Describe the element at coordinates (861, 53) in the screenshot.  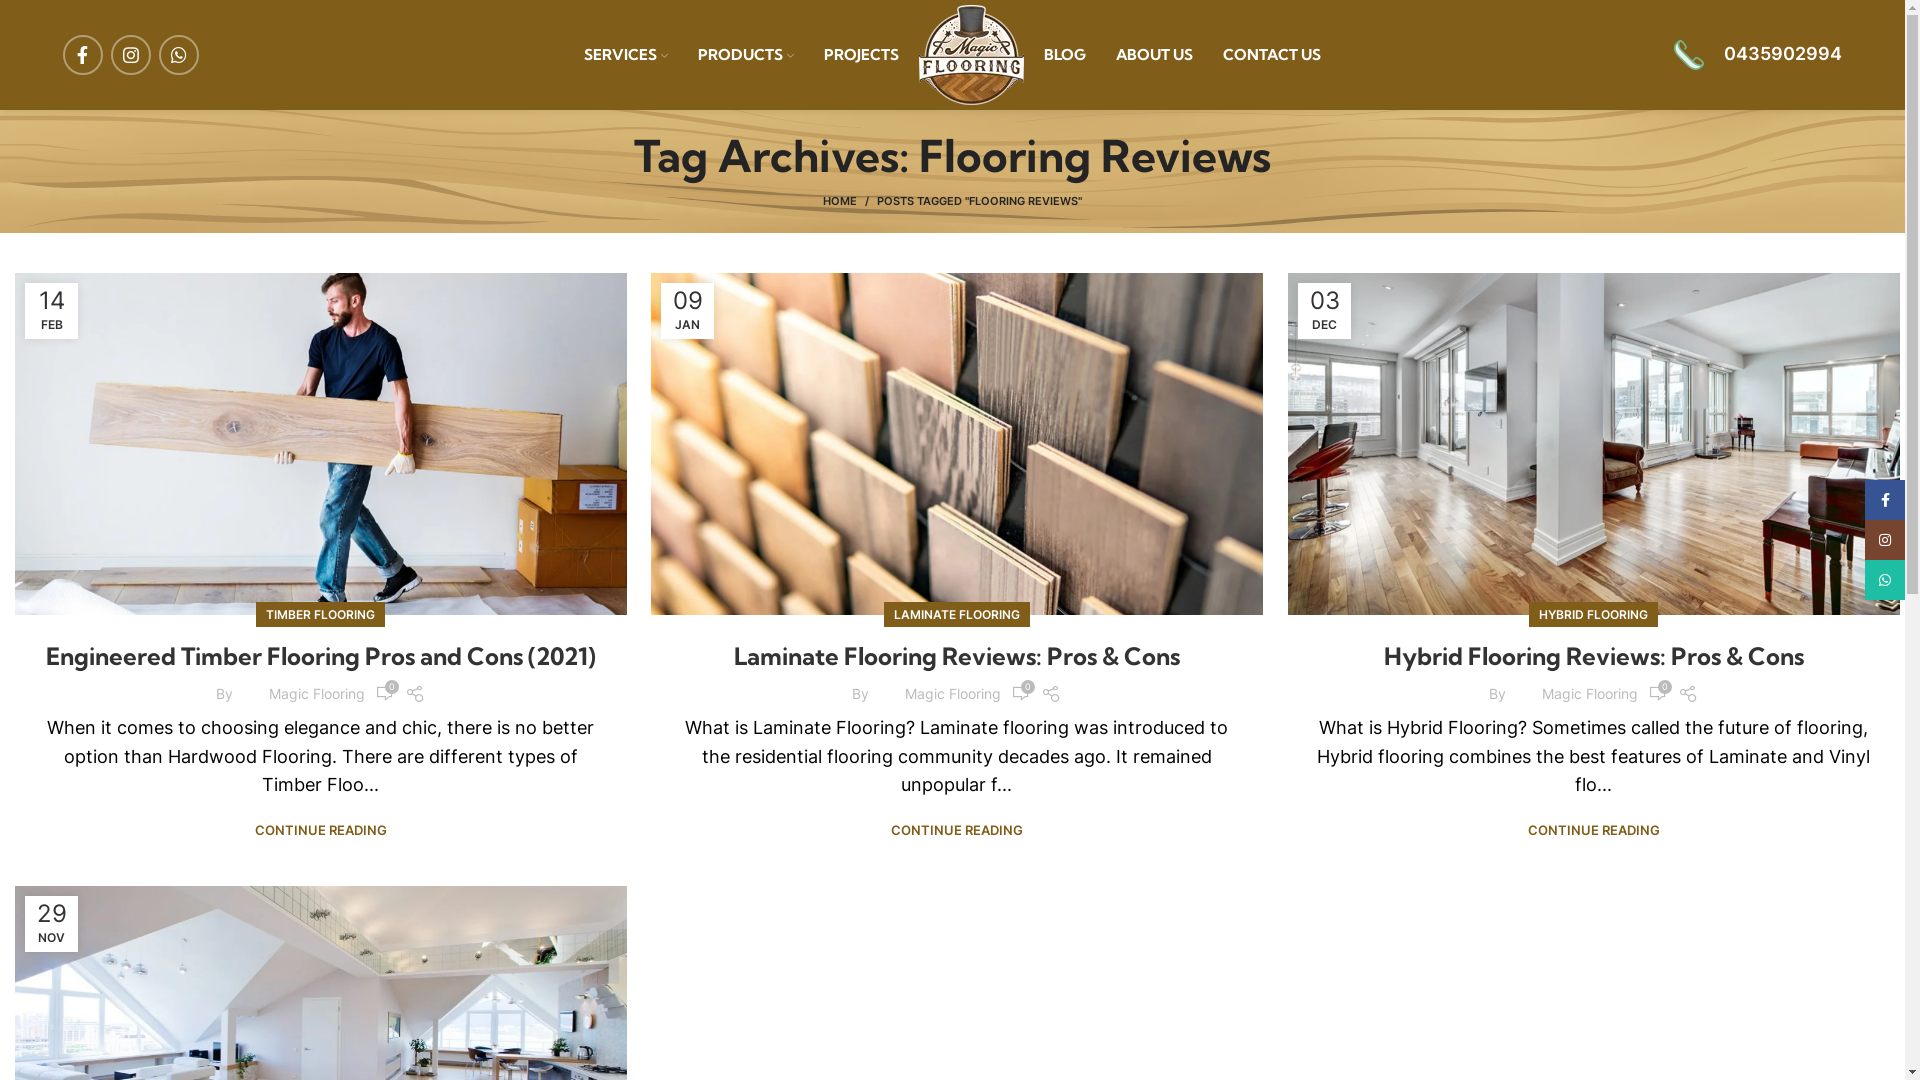
I see `'PROJECTS'` at that location.